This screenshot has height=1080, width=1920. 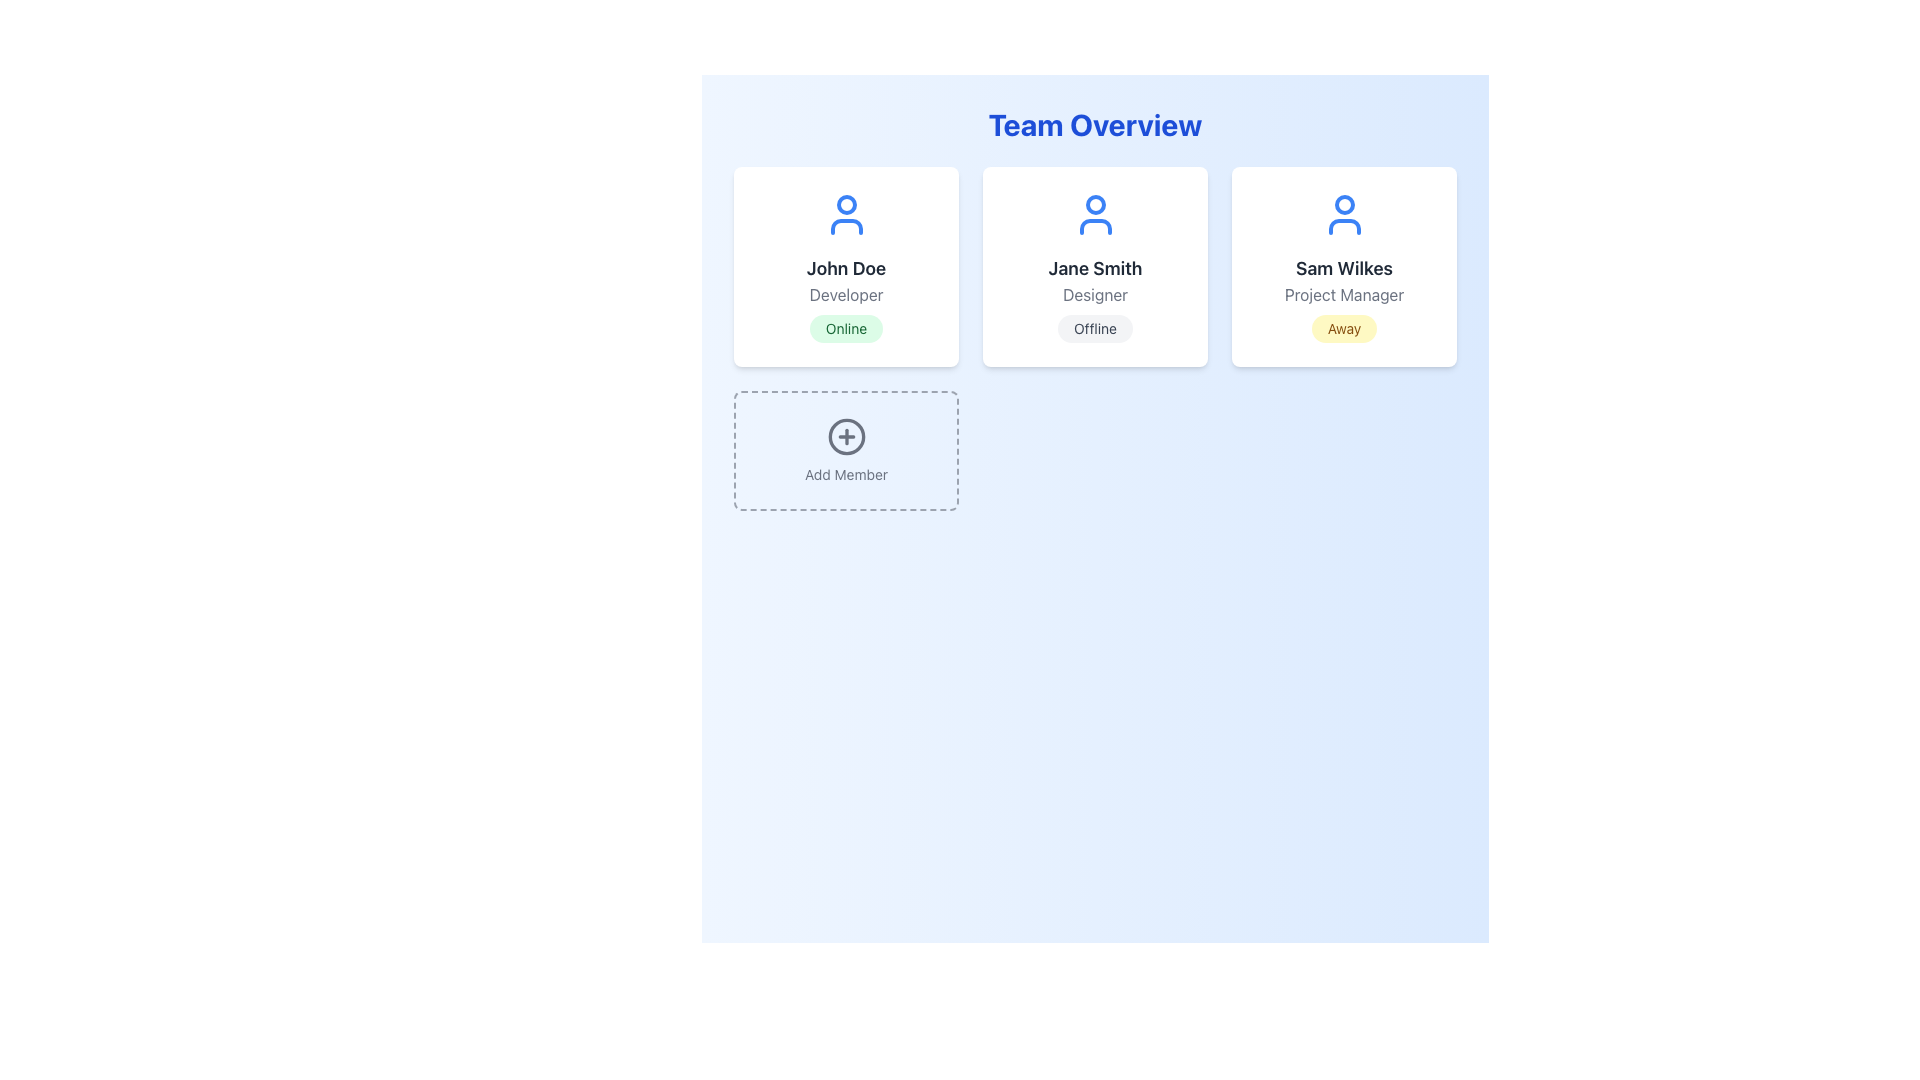 What do you see at coordinates (1094, 294) in the screenshot?
I see `the Text Label element that contains the text 'Designer', styled with a gray font, located under 'Jane Smith' within a card layout` at bounding box center [1094, 294].